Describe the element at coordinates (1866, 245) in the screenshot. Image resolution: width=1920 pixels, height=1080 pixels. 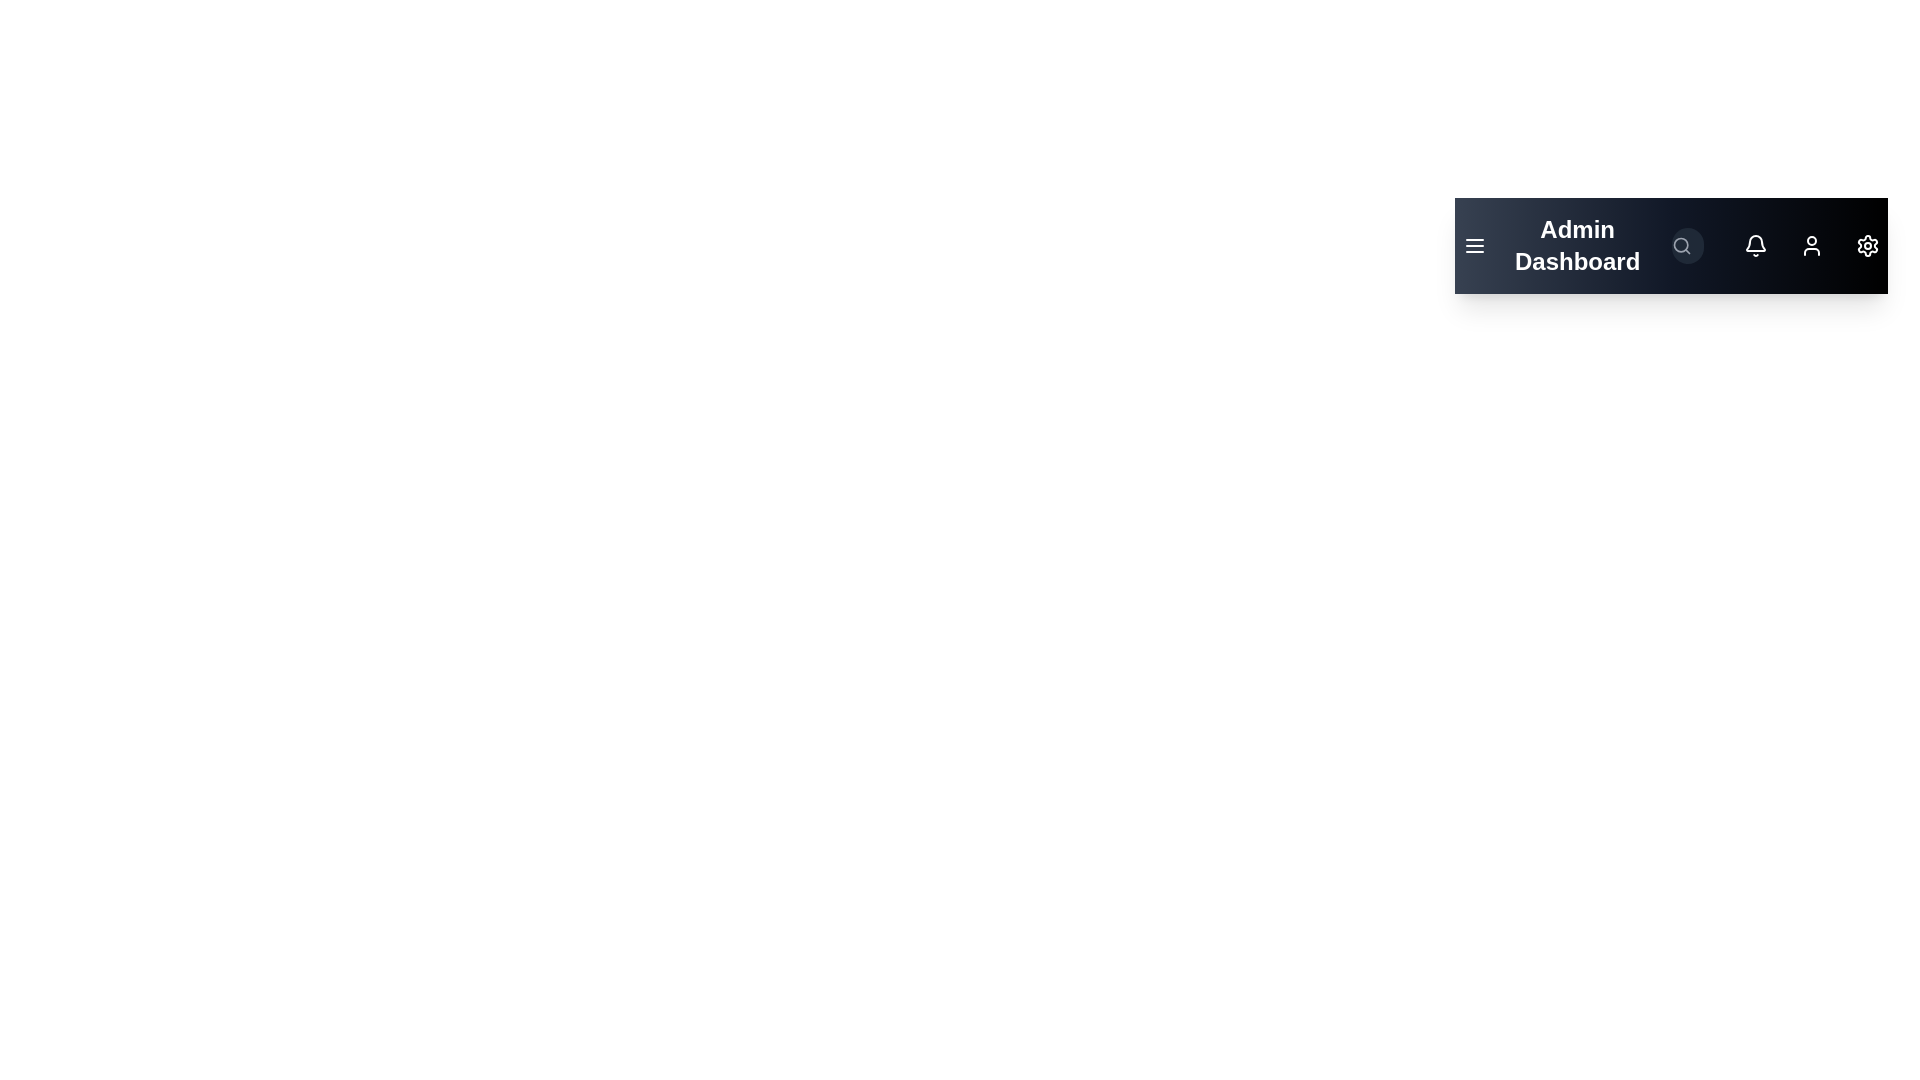
I see `the settings icon located at the top right corner of the dashboard app bar` at that location.